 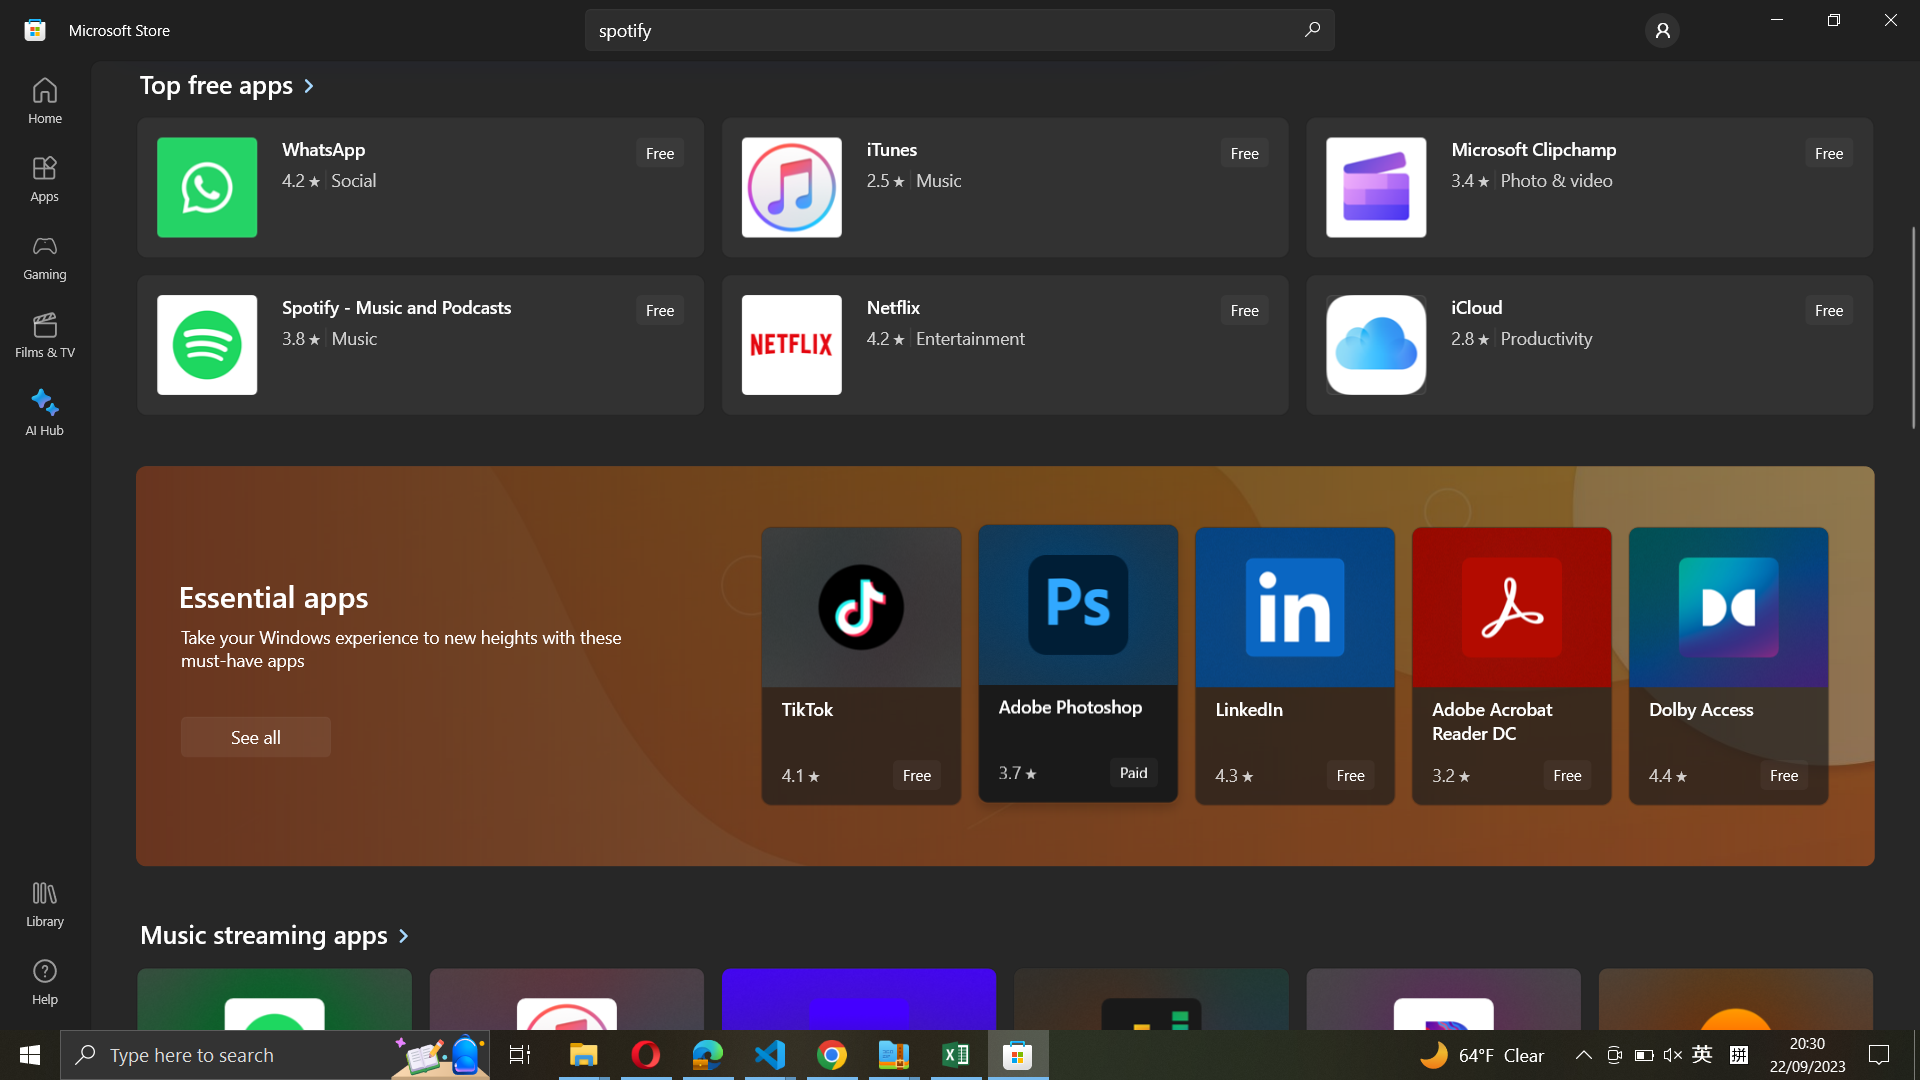 I want to click on Execute the Library command, so click(x=43, y=906).